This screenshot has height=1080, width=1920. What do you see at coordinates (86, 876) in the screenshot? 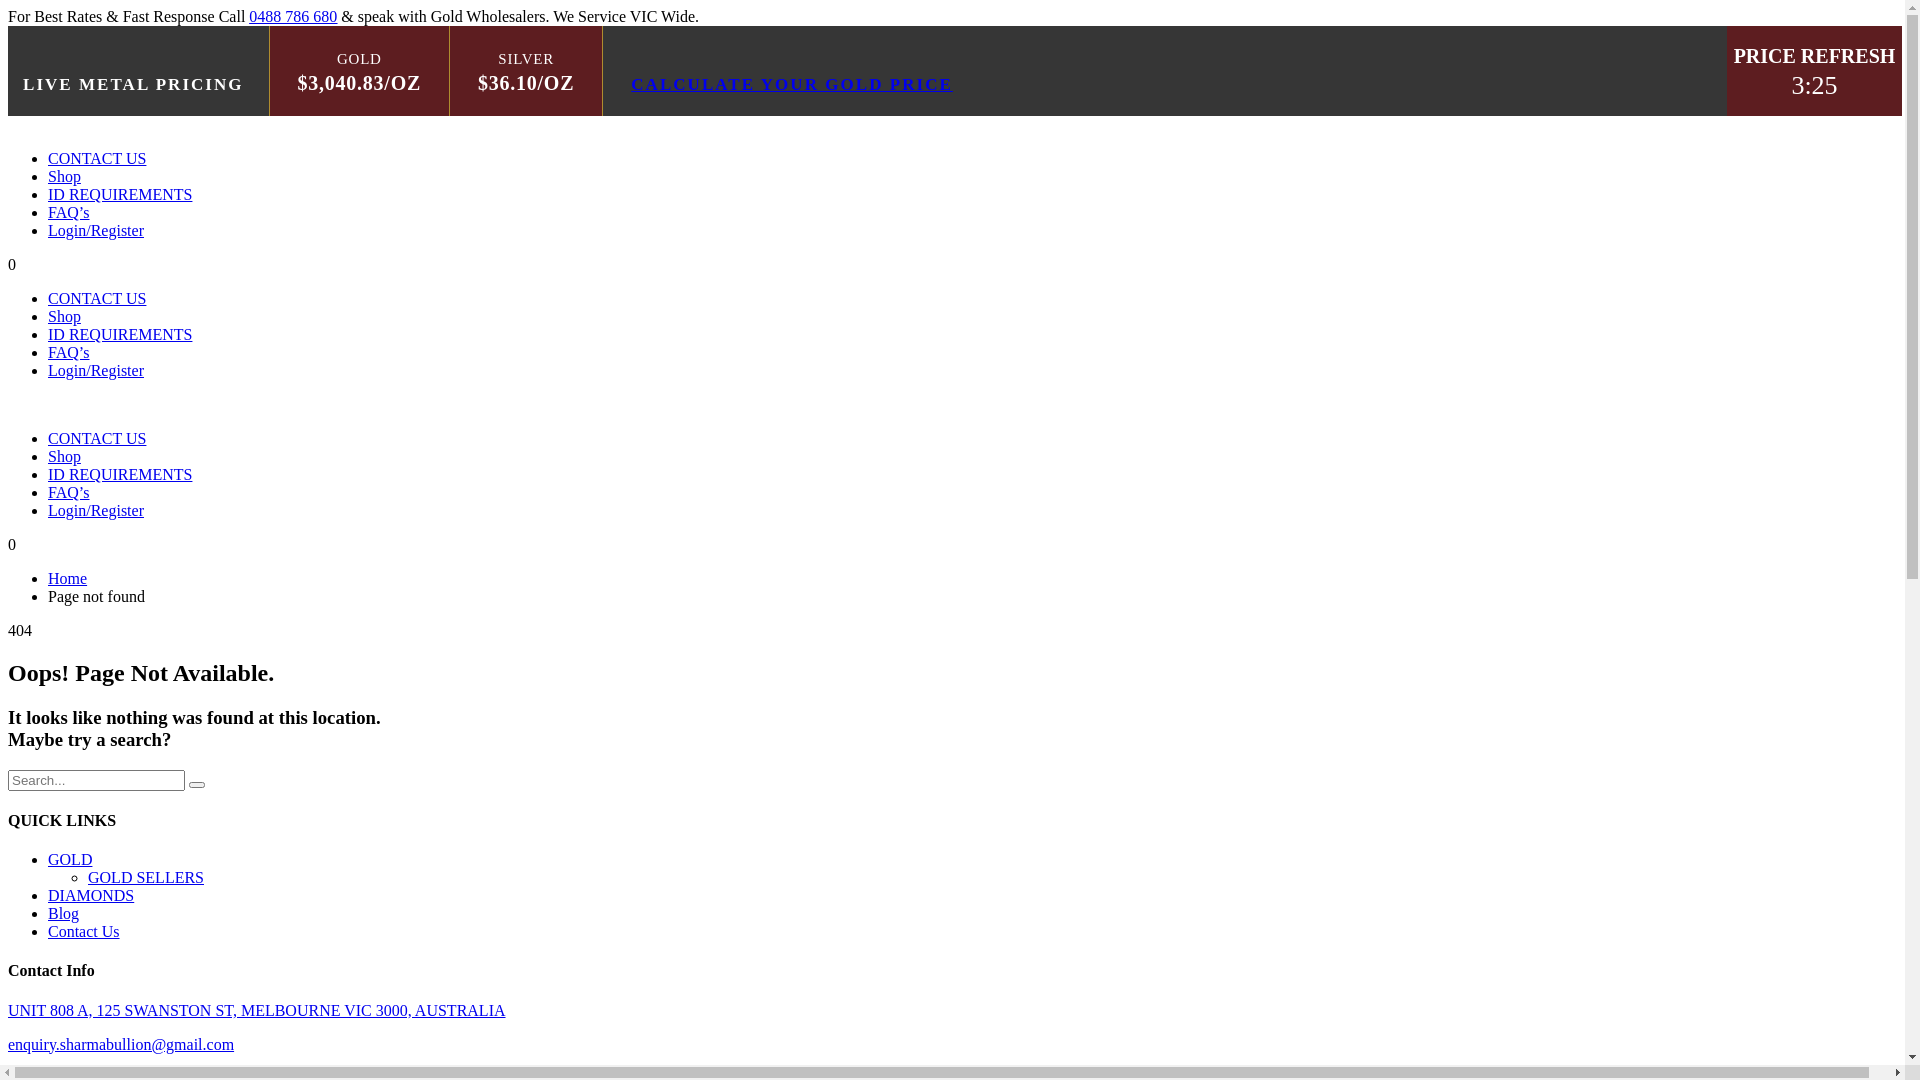
I see `'GOLD SELLERS'` at bounding box center [86, 876].